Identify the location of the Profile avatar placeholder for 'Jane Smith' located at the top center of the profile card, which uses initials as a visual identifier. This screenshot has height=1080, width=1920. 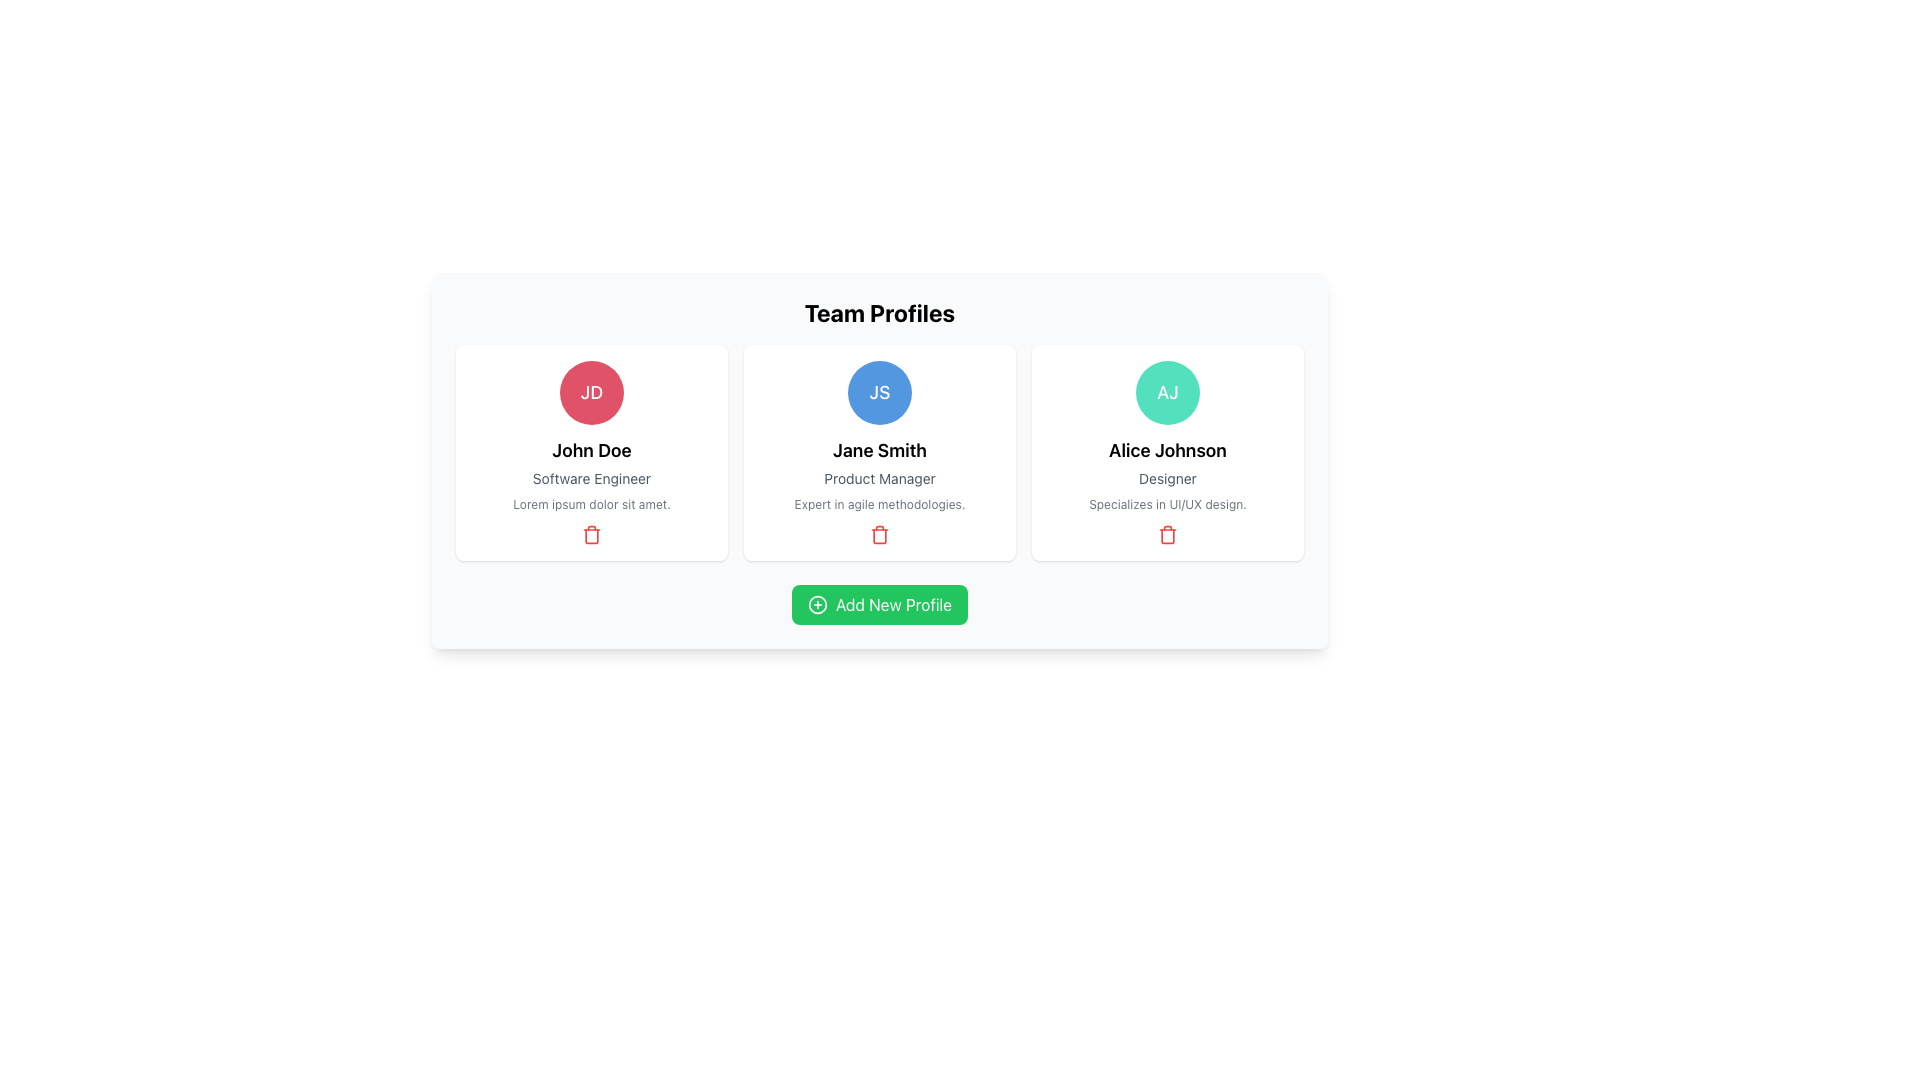
(879, 393).